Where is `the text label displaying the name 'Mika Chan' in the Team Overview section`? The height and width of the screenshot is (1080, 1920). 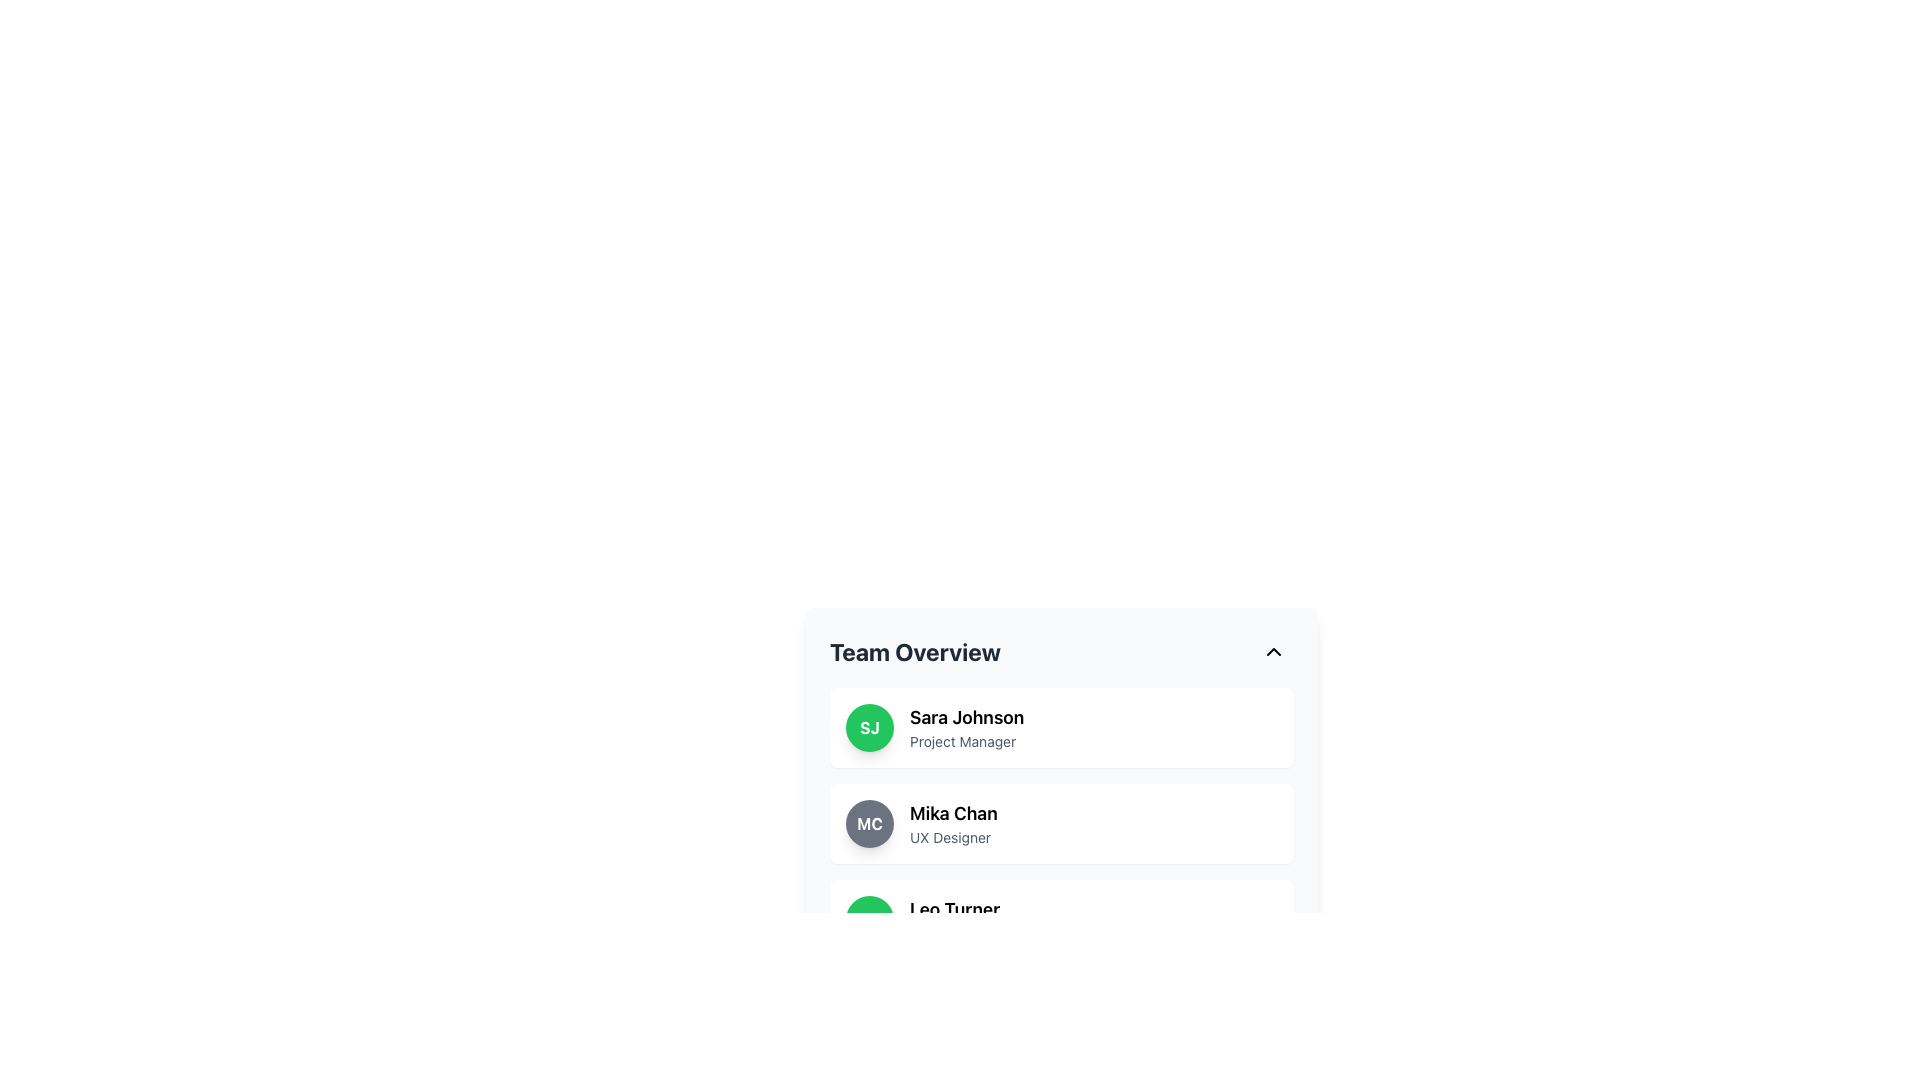 the text label displaying the name 'Mika Chan' in the Team Overview section is located at coordinates (1093, 813).